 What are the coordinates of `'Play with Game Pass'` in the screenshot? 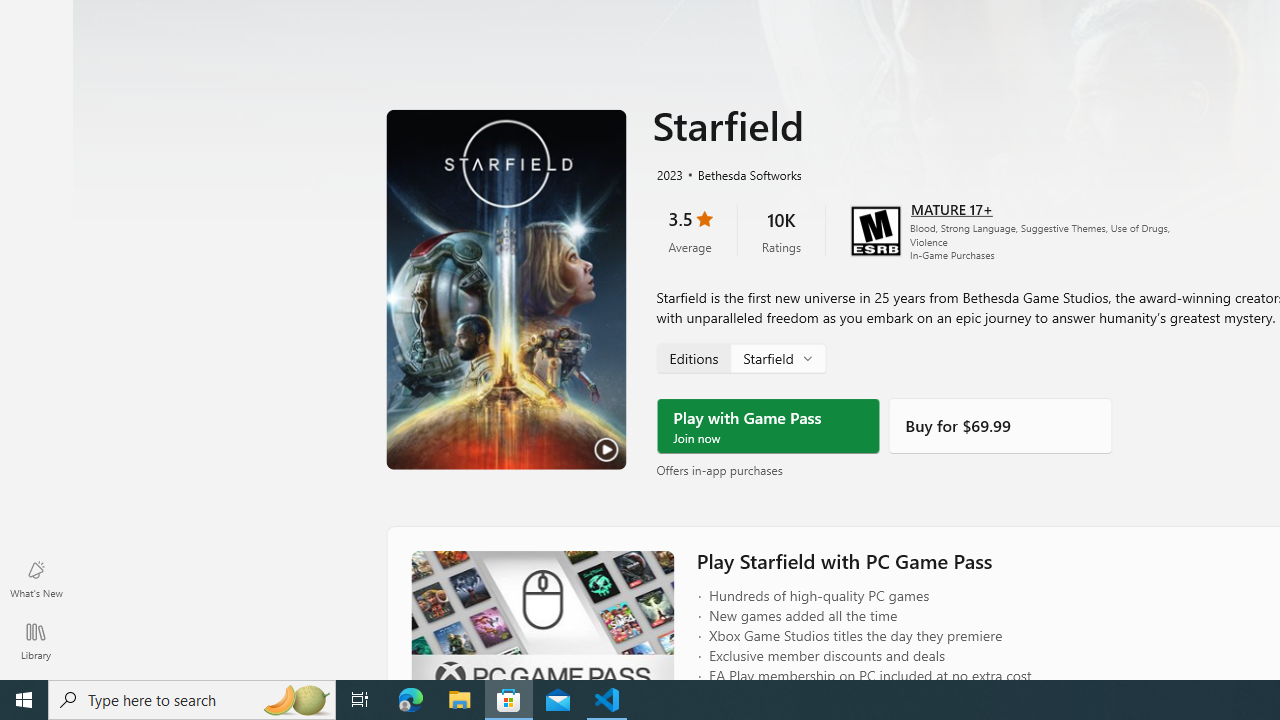 It's located at (767, 425).